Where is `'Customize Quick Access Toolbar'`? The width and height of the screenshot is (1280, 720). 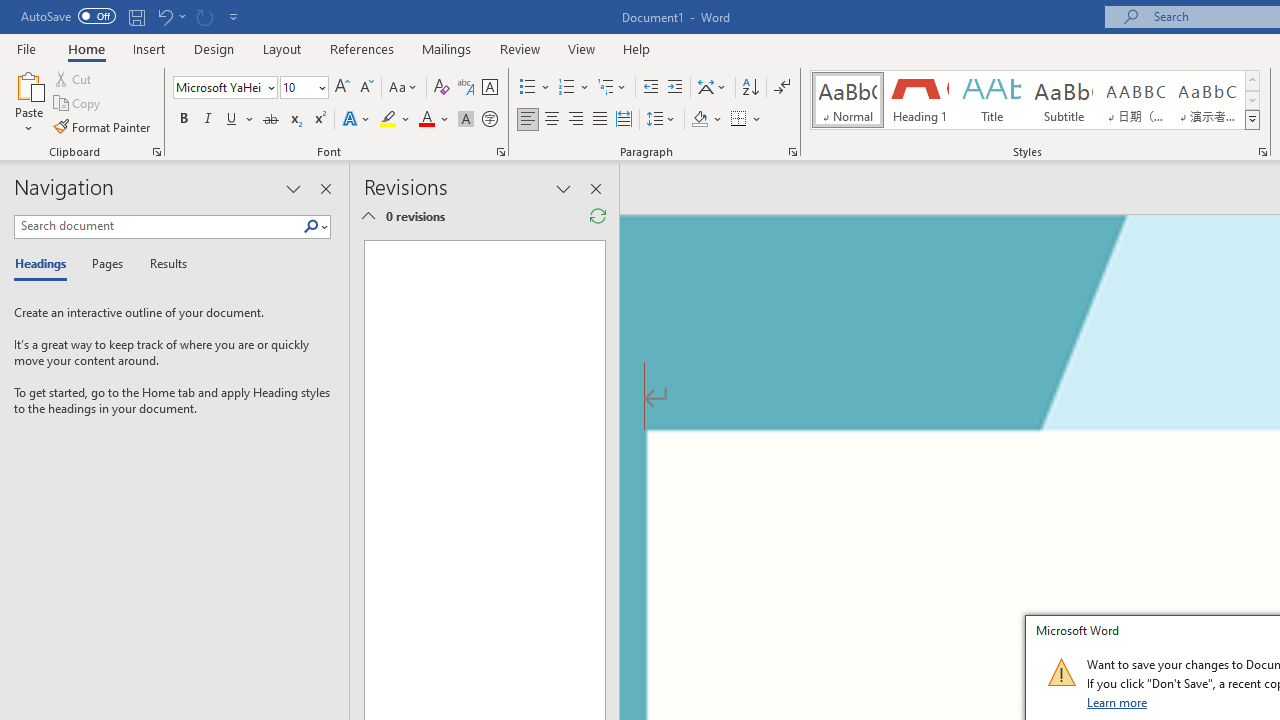
'Customize Quick Access Toolbar' is located at coordinates (234, 16).